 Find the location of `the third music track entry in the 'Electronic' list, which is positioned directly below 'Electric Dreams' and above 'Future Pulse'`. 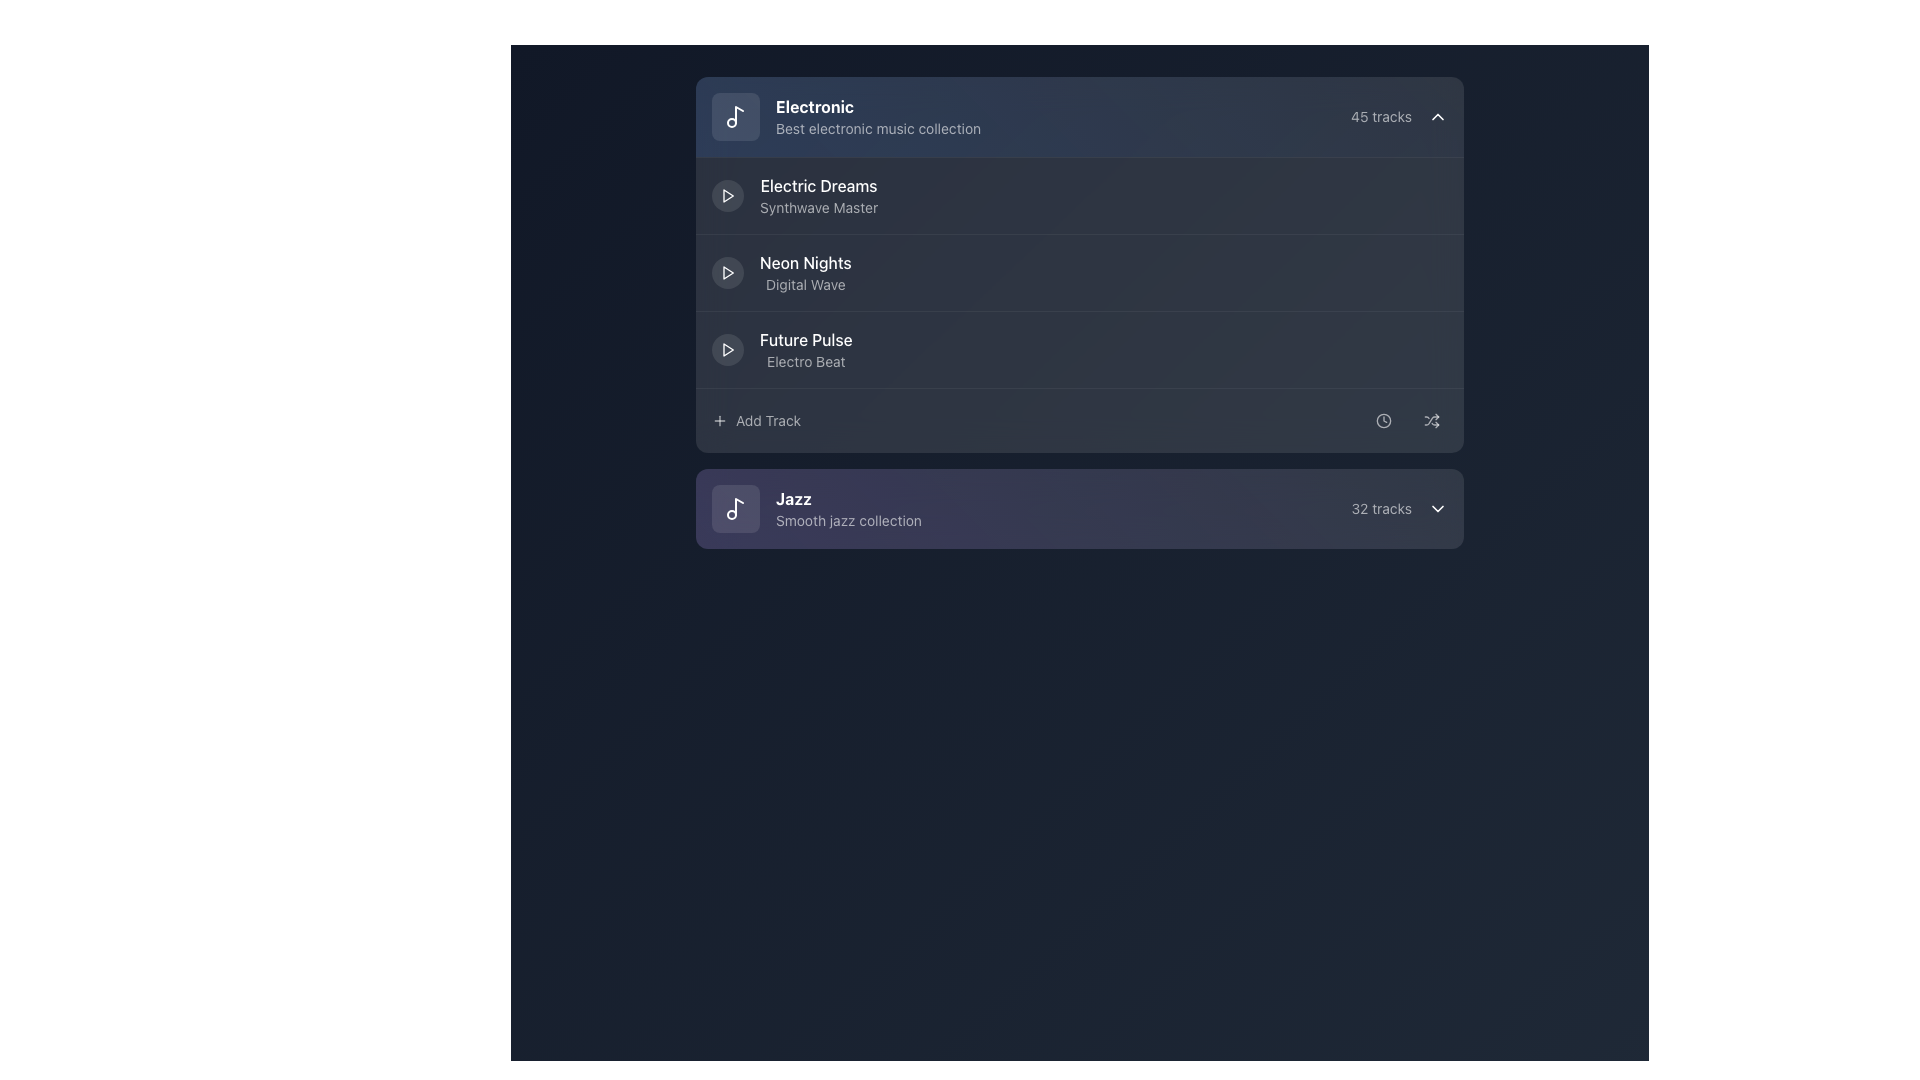

the third music track entry in the 'Electronic' list, which is positioned directly below 'Electric Dreams' and above 'Future Pulse' is located at coordinates (1079, 272).